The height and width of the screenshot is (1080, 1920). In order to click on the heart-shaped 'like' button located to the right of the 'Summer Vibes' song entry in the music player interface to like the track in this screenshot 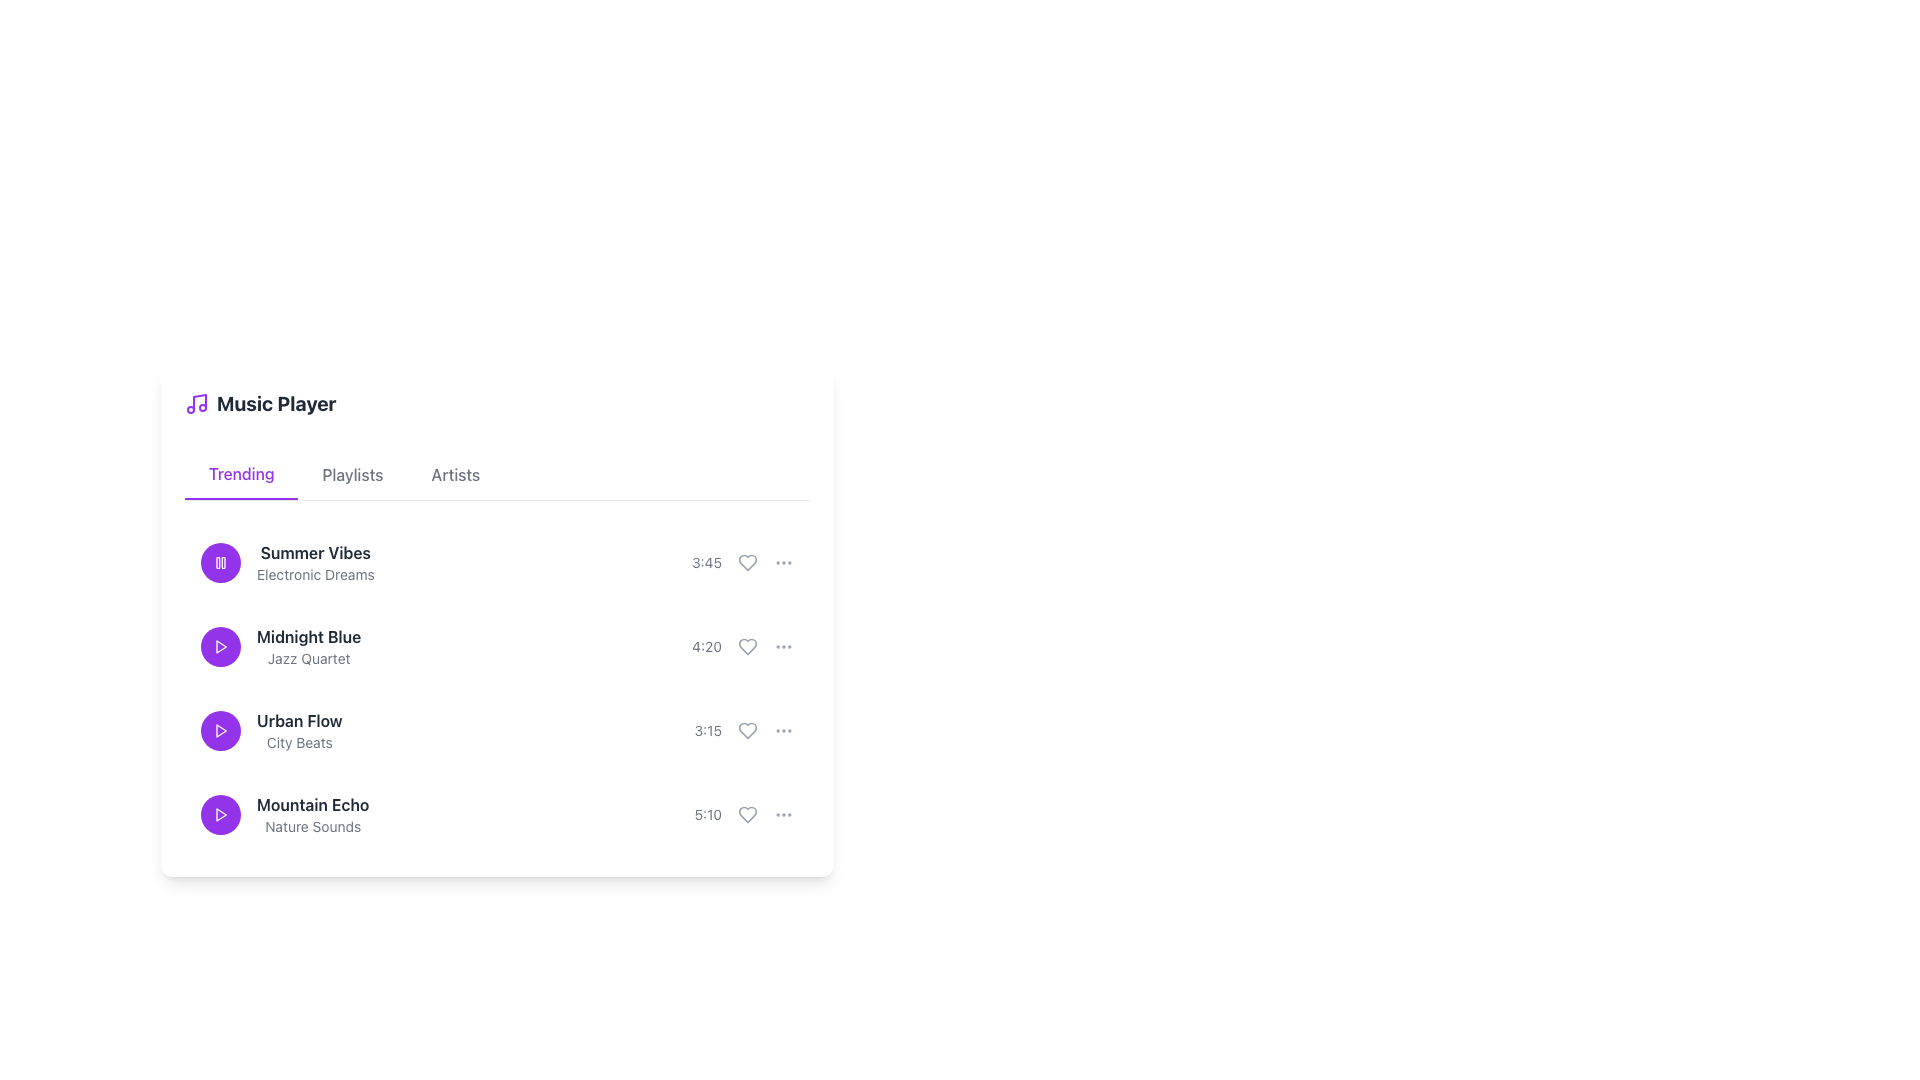, I will do `click(747, 563)`.